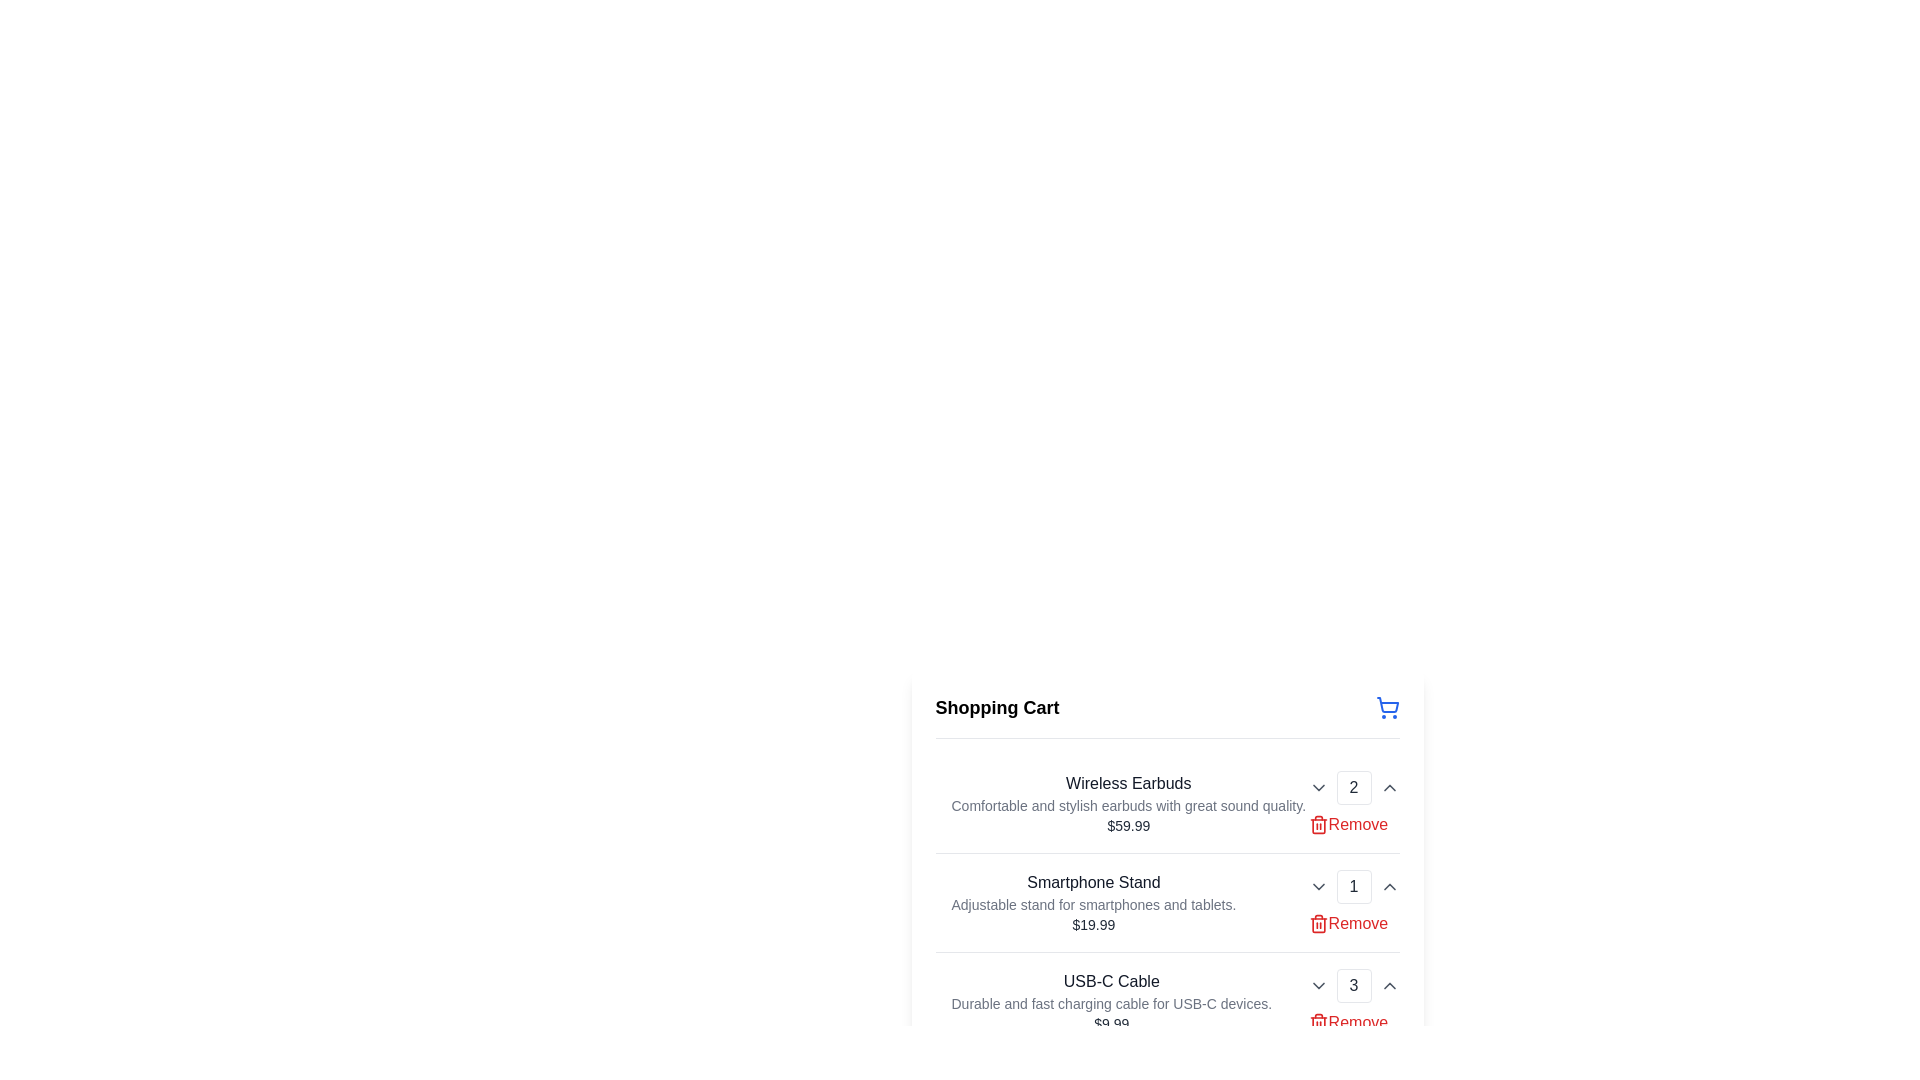  What do you see at coordinates (1318, 786) in the screenshot?
I see `the downward-facing chevron icon next to the quantity display for 'Wireless Earbuds'` at bounding box center [1318, 786].